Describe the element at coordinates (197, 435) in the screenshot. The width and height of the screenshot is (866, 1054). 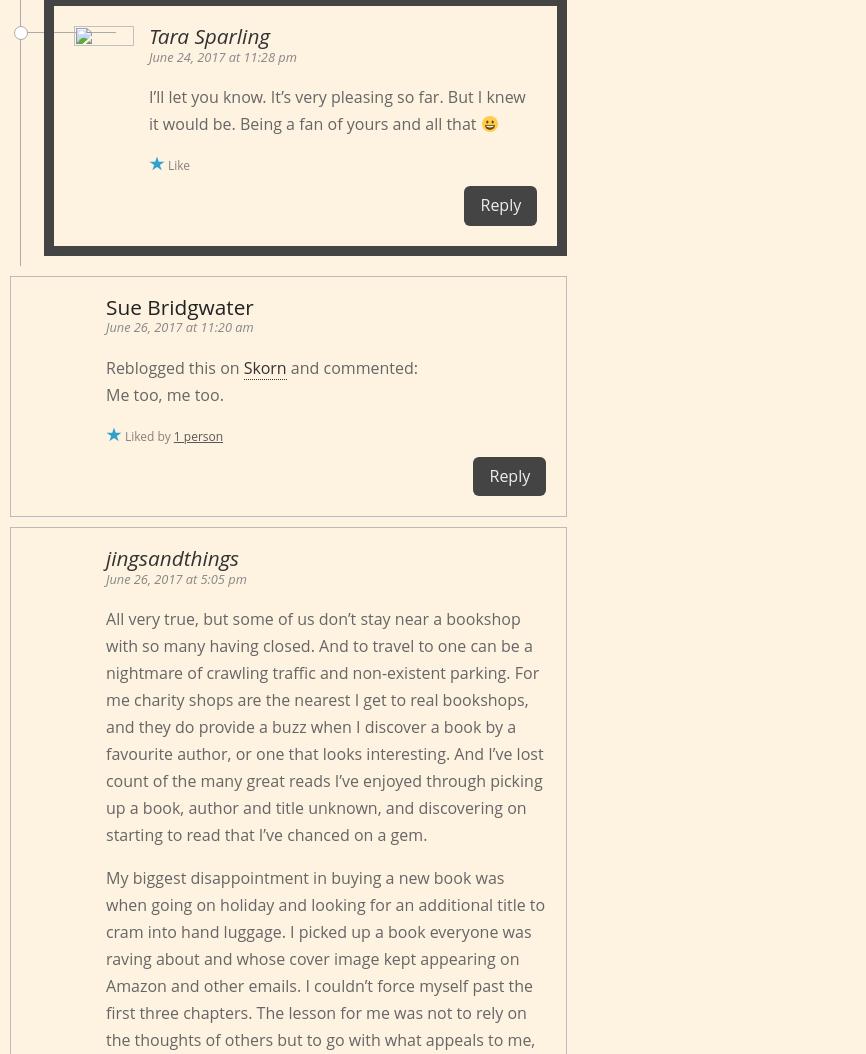
I see `'1 person'` at that location.